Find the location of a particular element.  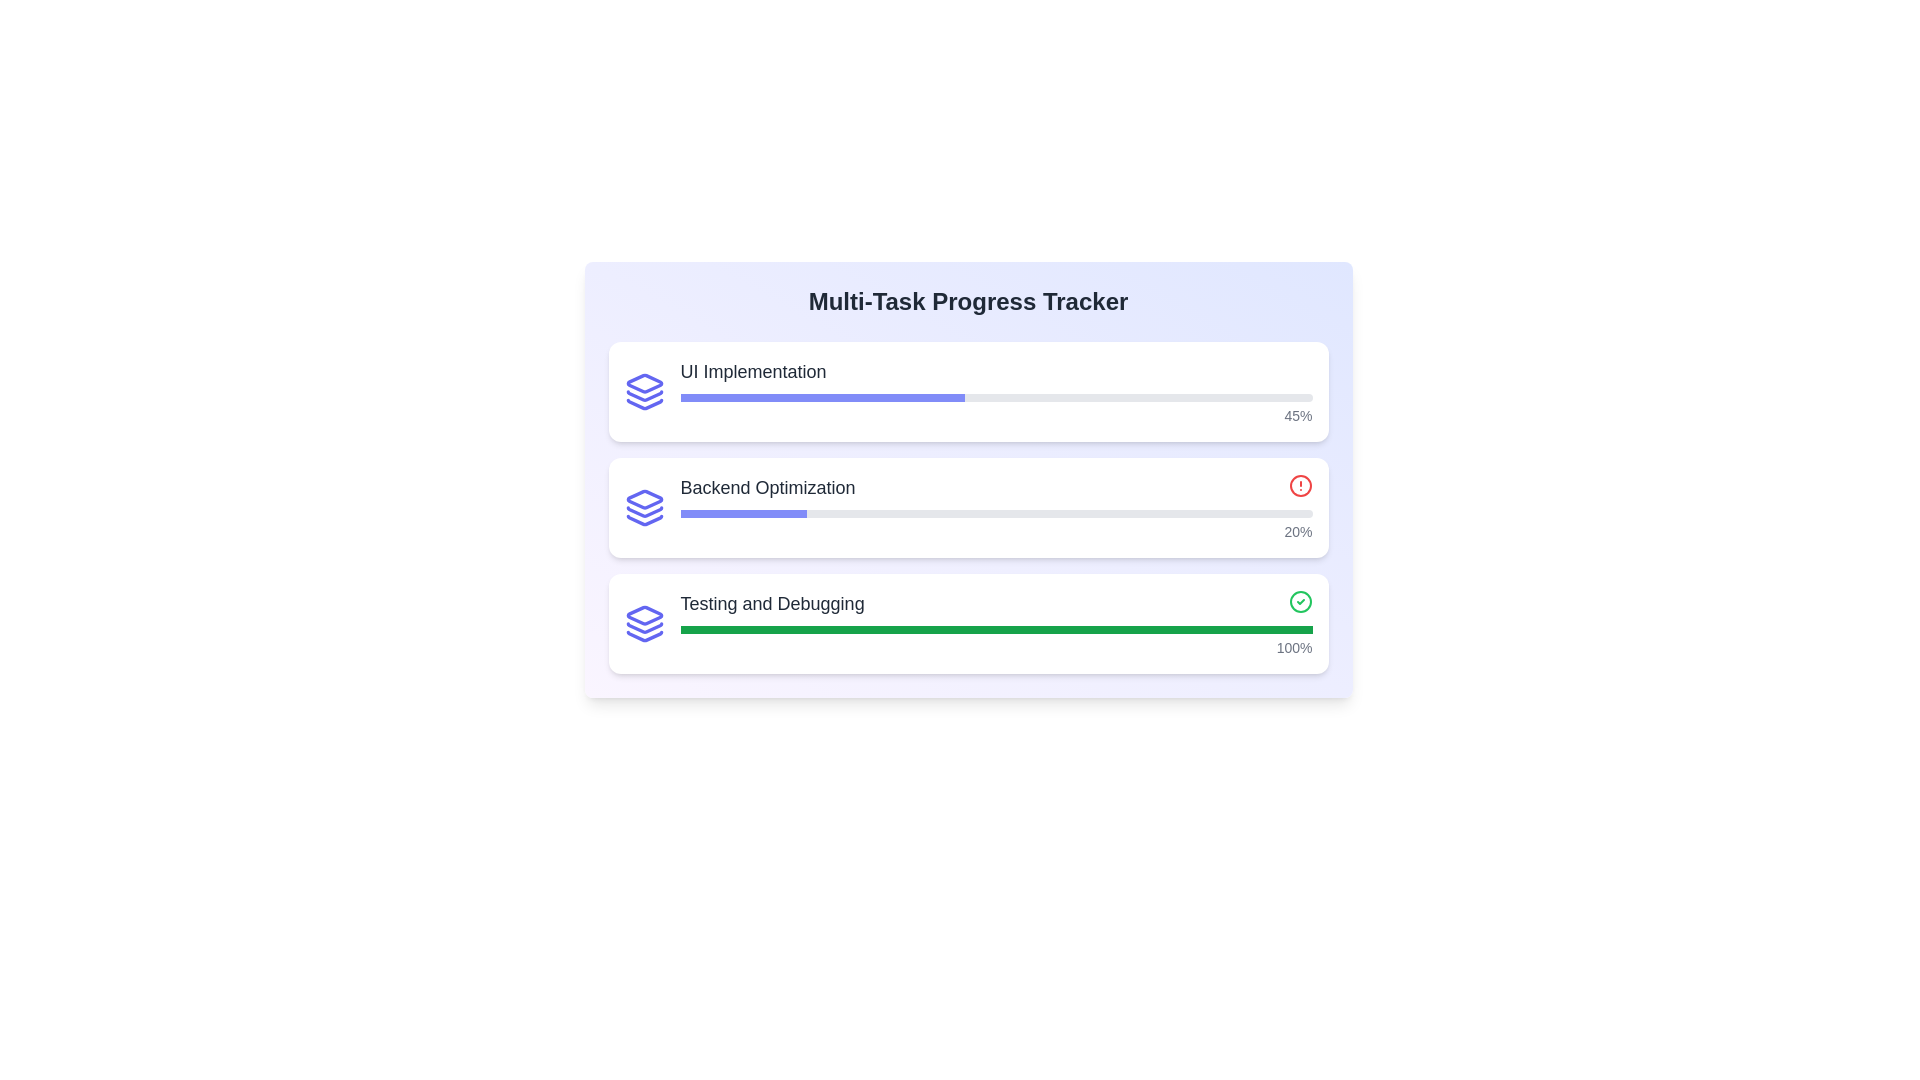

the progress bar representing the 'Testing and Debugging' task, which shows 100% completion, to interact with it if it is enabled is located at coordinates (996, 641).